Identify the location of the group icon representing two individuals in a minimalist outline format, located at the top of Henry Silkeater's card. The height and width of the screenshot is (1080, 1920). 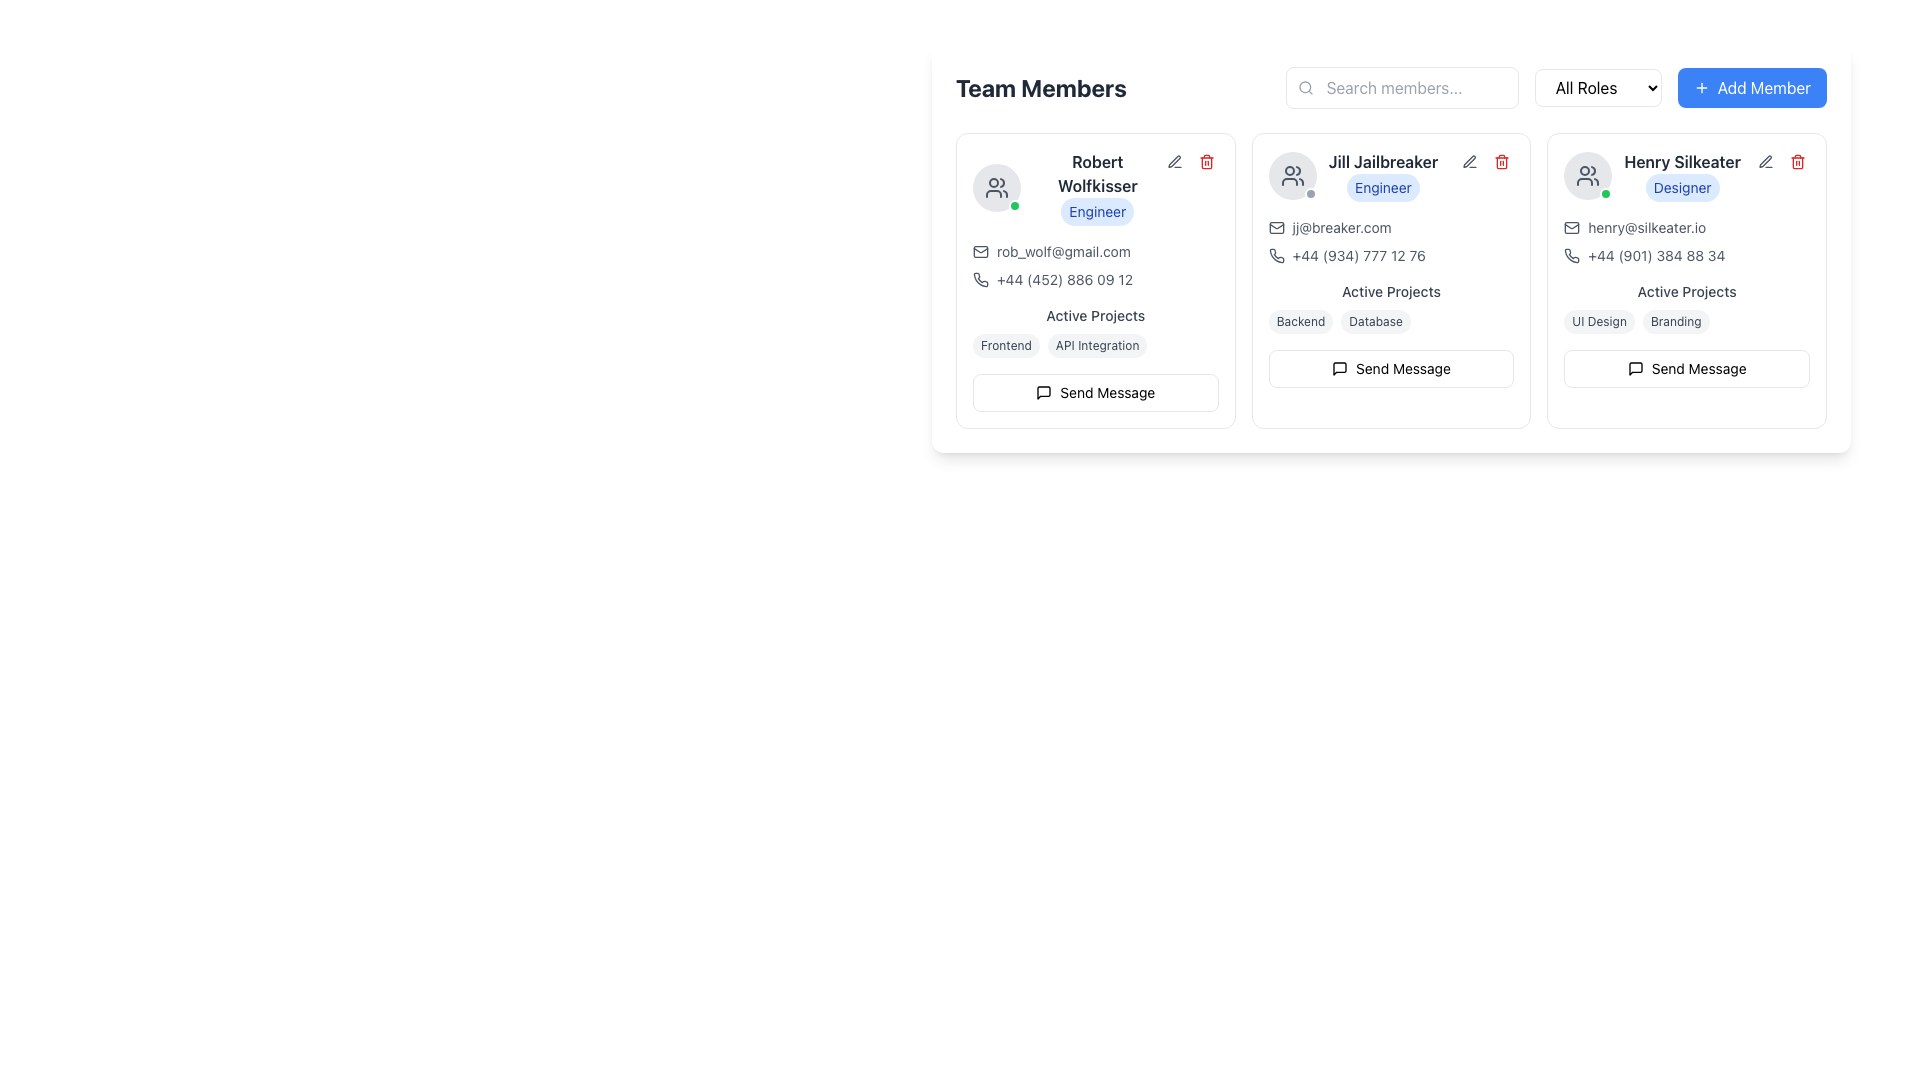
(1587, 175).